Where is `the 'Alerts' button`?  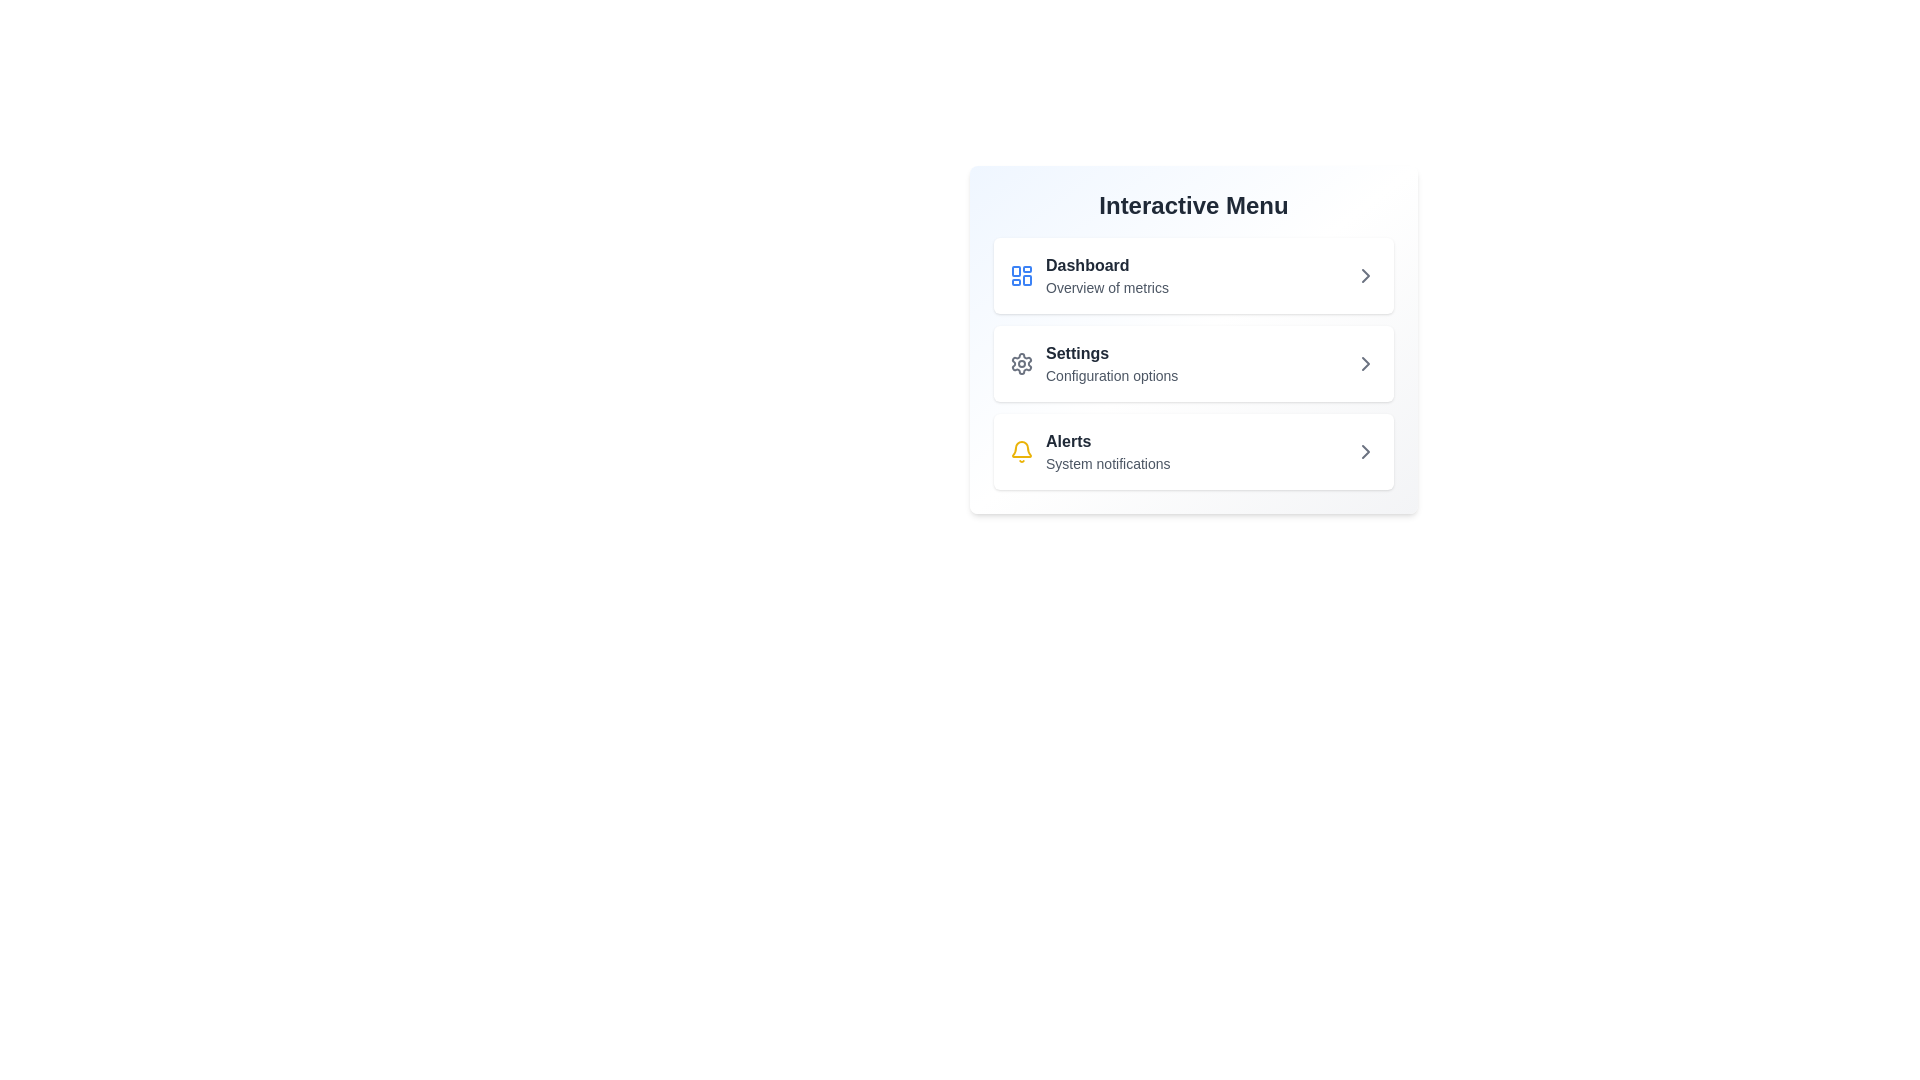 the 'Alerts' button is located at coordinates (1194, 451).